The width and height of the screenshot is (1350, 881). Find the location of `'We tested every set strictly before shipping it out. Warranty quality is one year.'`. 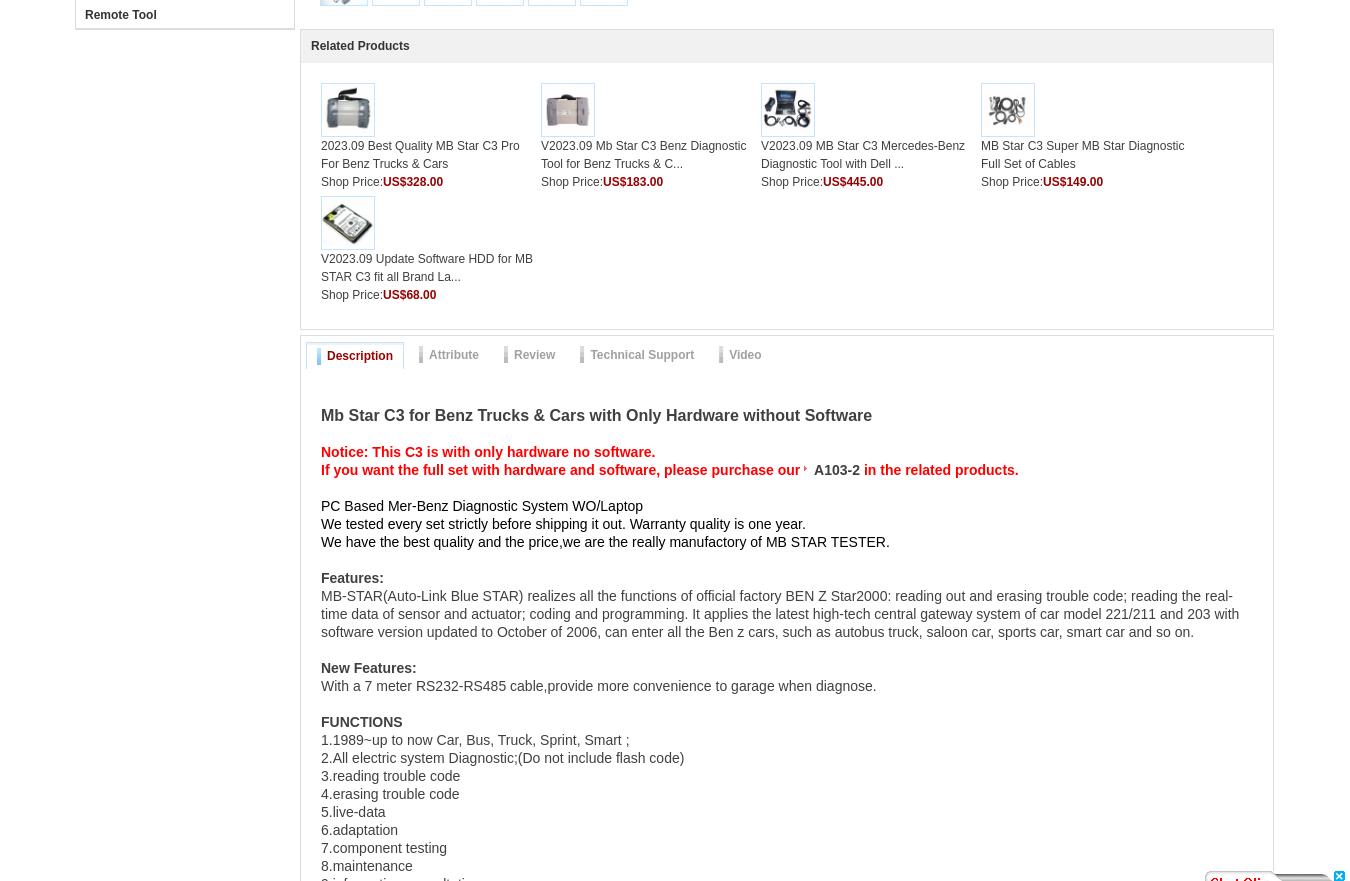

'We tested every set strictly before shipping it out. Warranty quality is one year.' is located at coordinates (561, 524).